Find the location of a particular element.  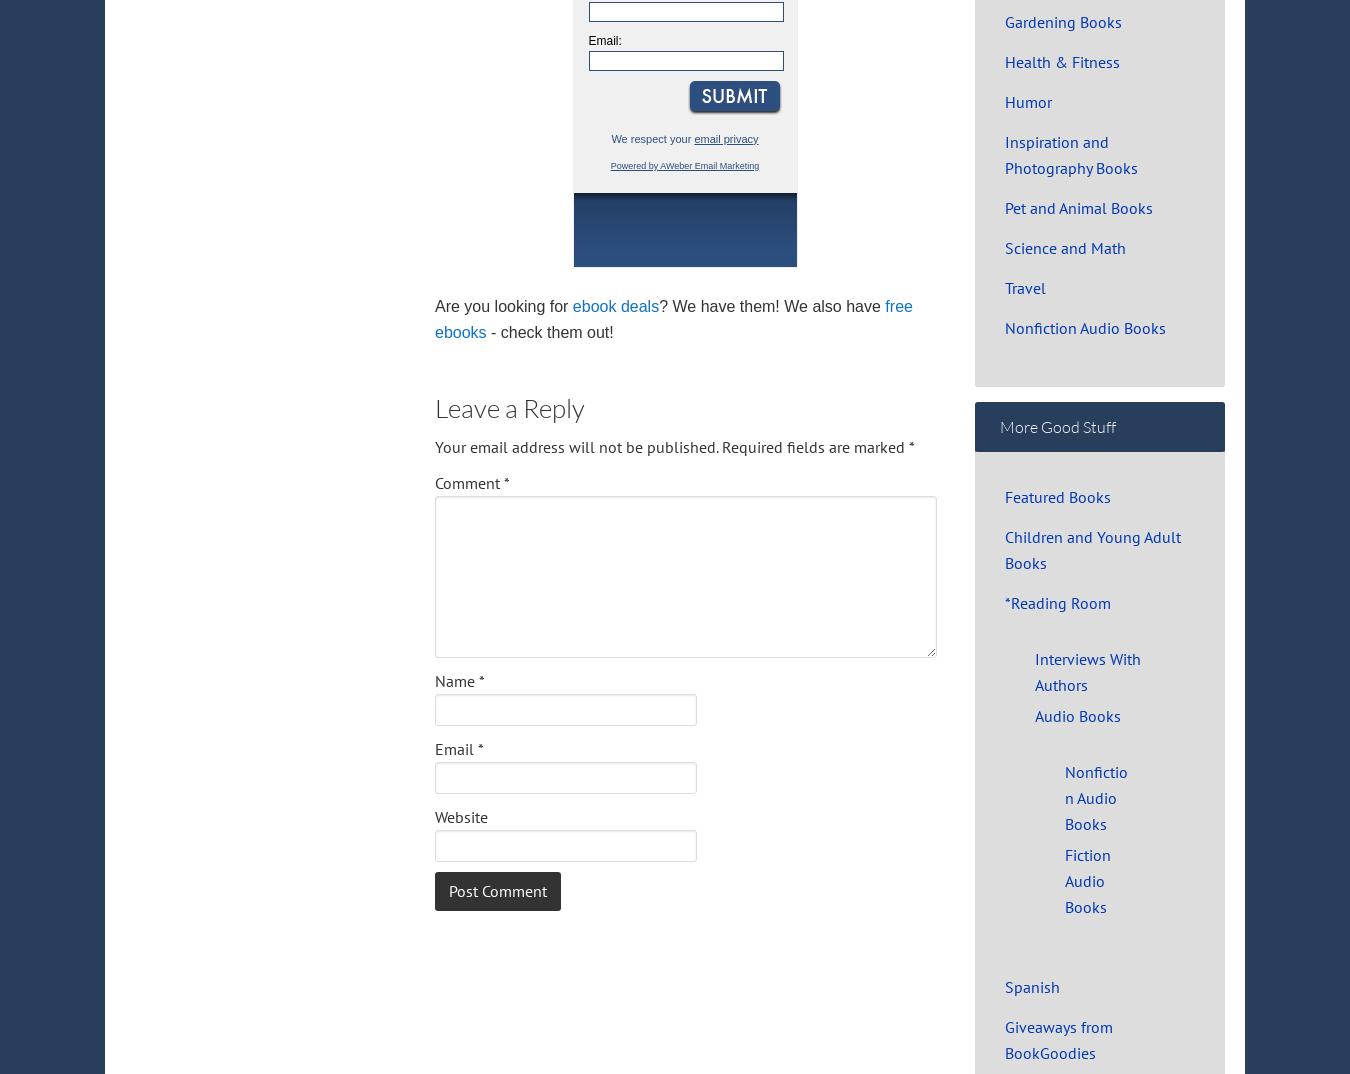

'Leave a Reply' is located at coordinates (509, 407).